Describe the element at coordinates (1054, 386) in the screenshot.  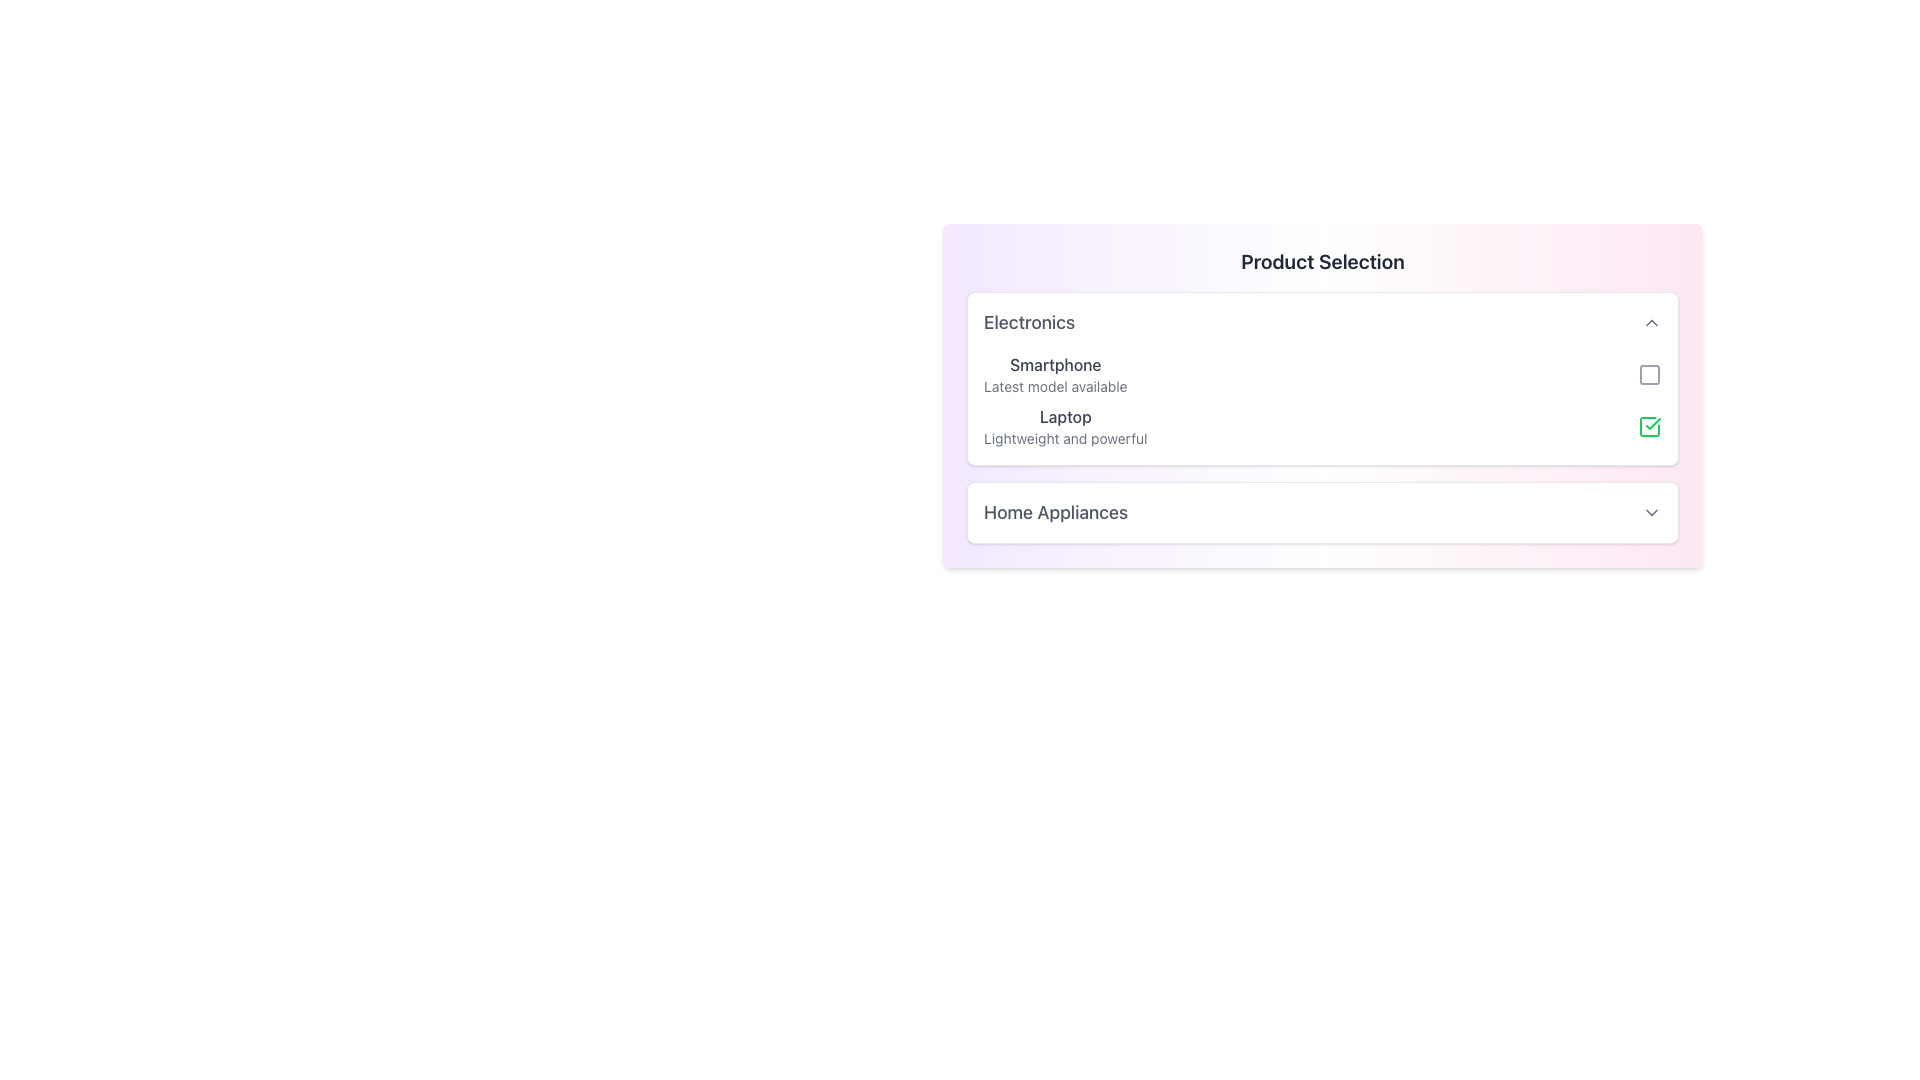
I see `the text label displaying 'Latest model available', which is positioned below 'Smartphone' in the 'Electronics' section` at that location.